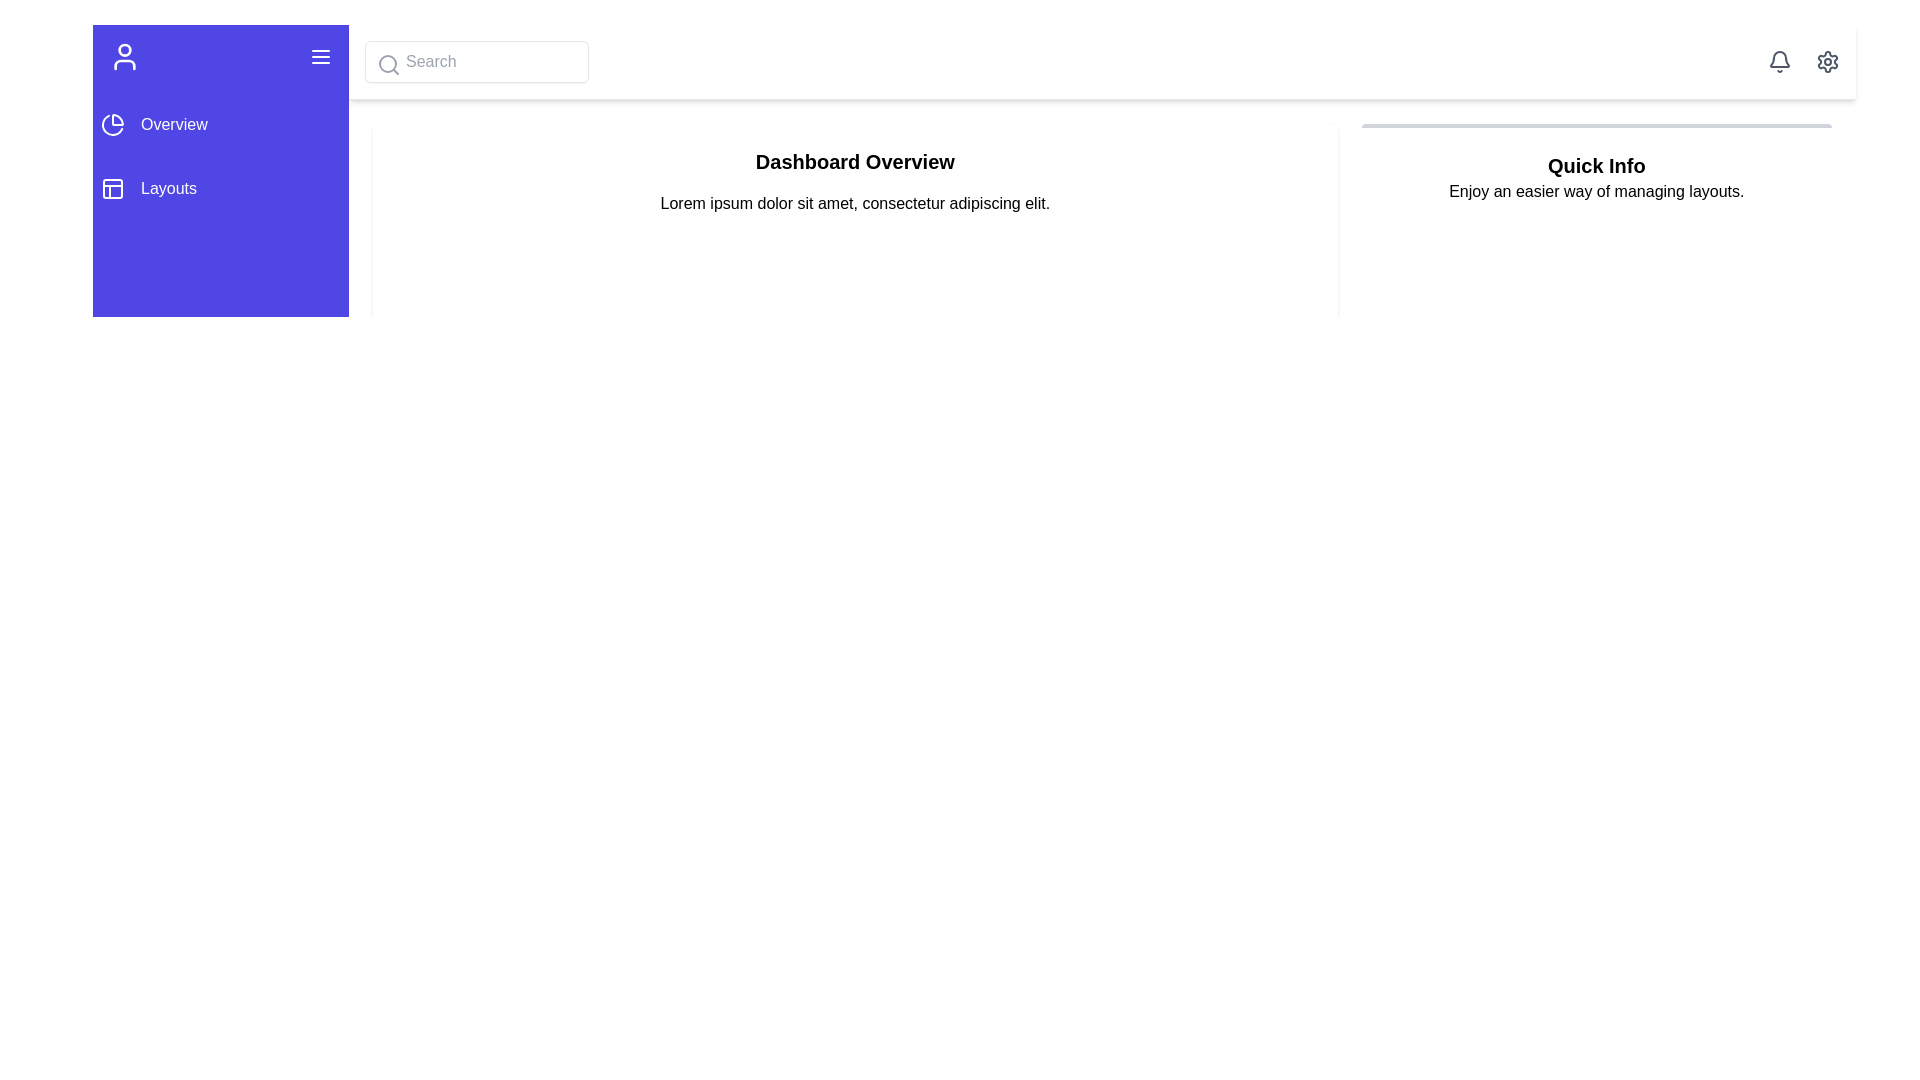  Describe the element at coordinates (1780, 58) in the screenshot. I see `the notification bell icon located in the top-right corner of the interface` at that location.